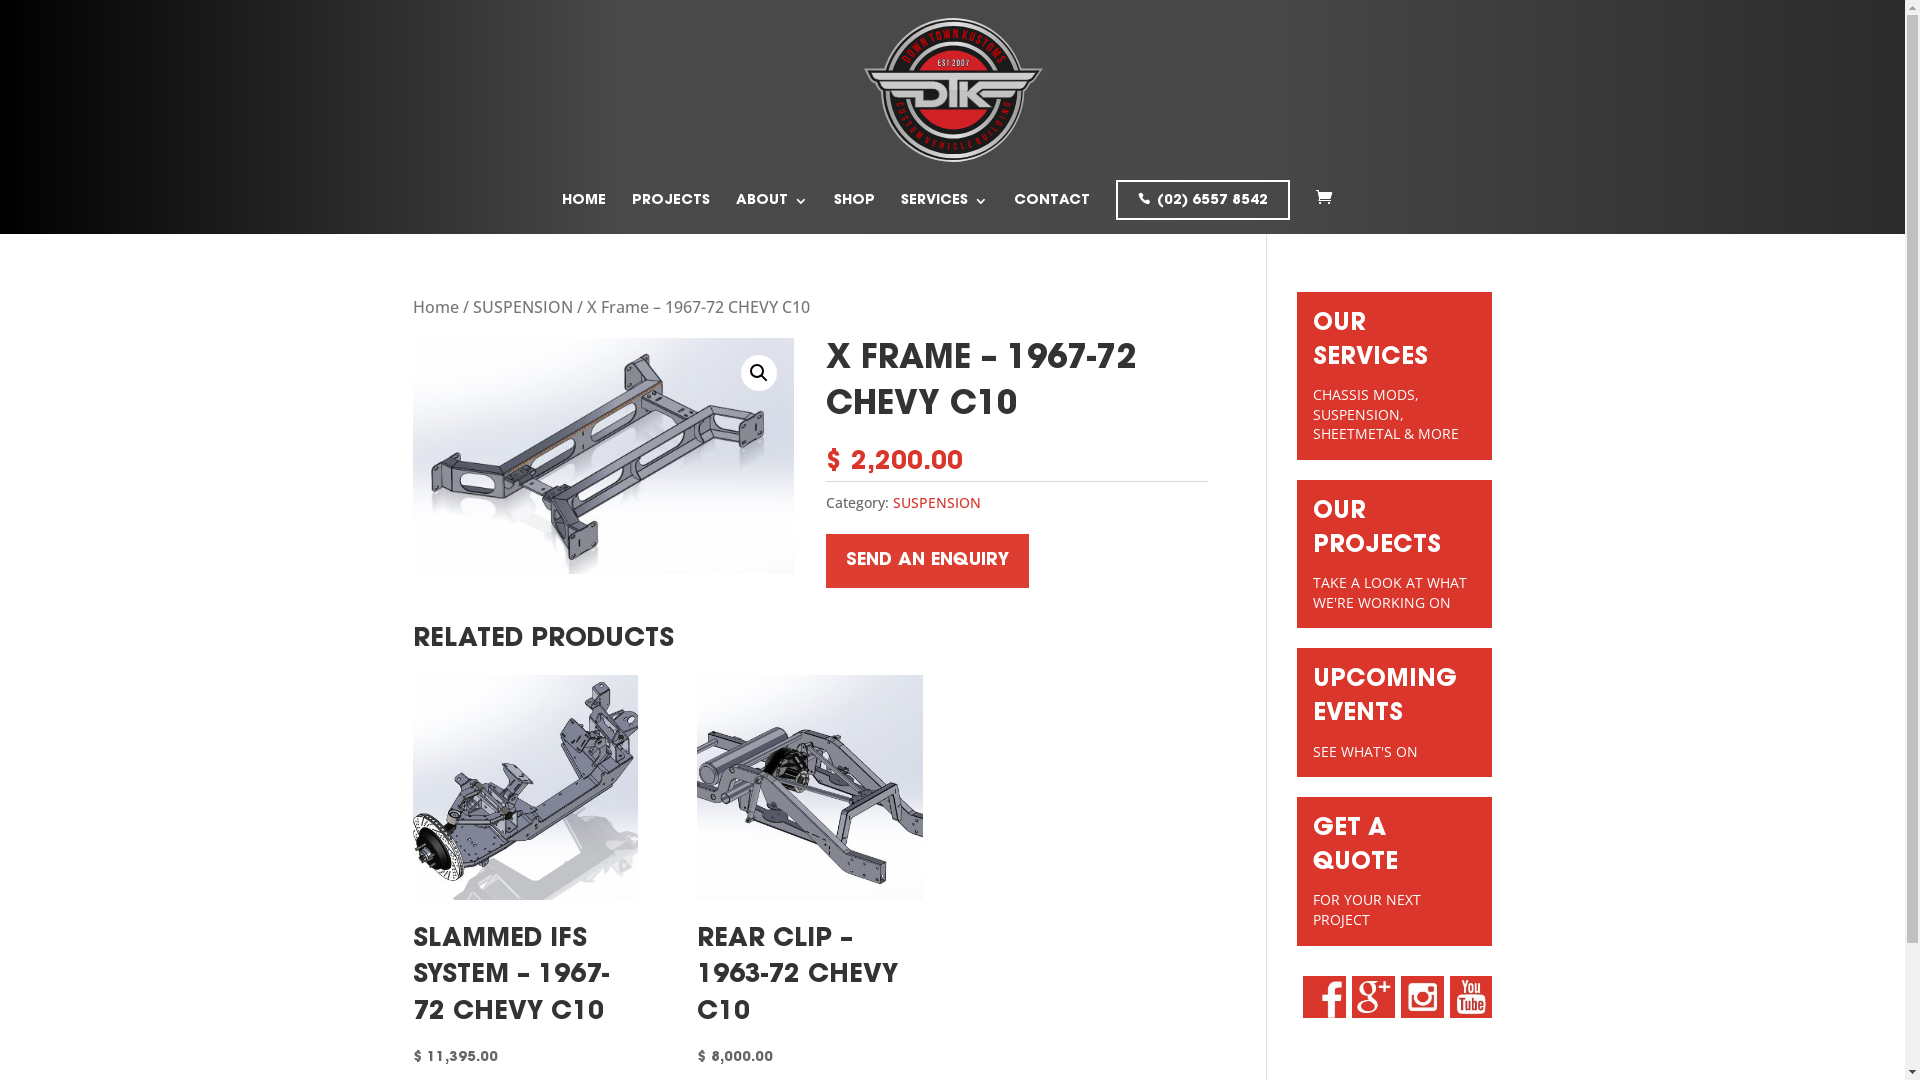  Describe the element at coordinates (899, 208) in the screenshot. I see `'SERVICES'` at that location.